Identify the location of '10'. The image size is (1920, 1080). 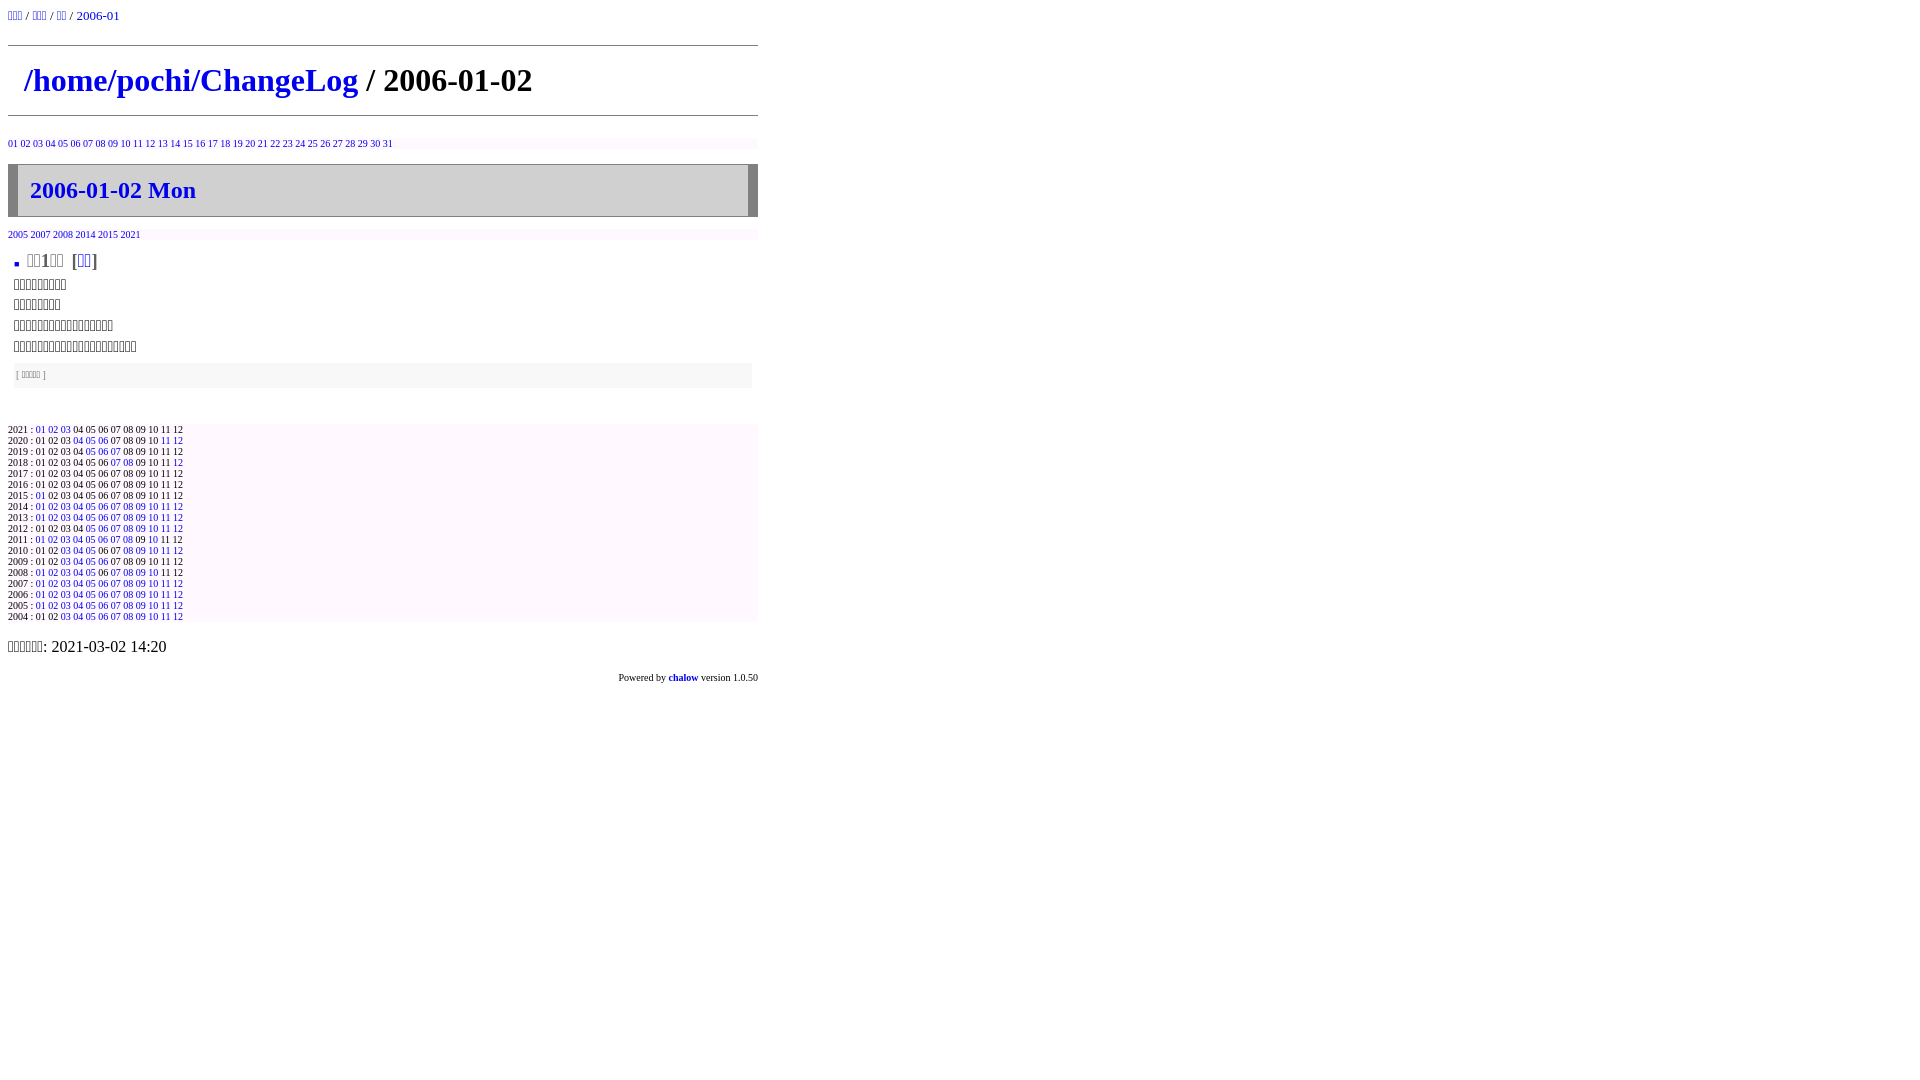
(152, 604).